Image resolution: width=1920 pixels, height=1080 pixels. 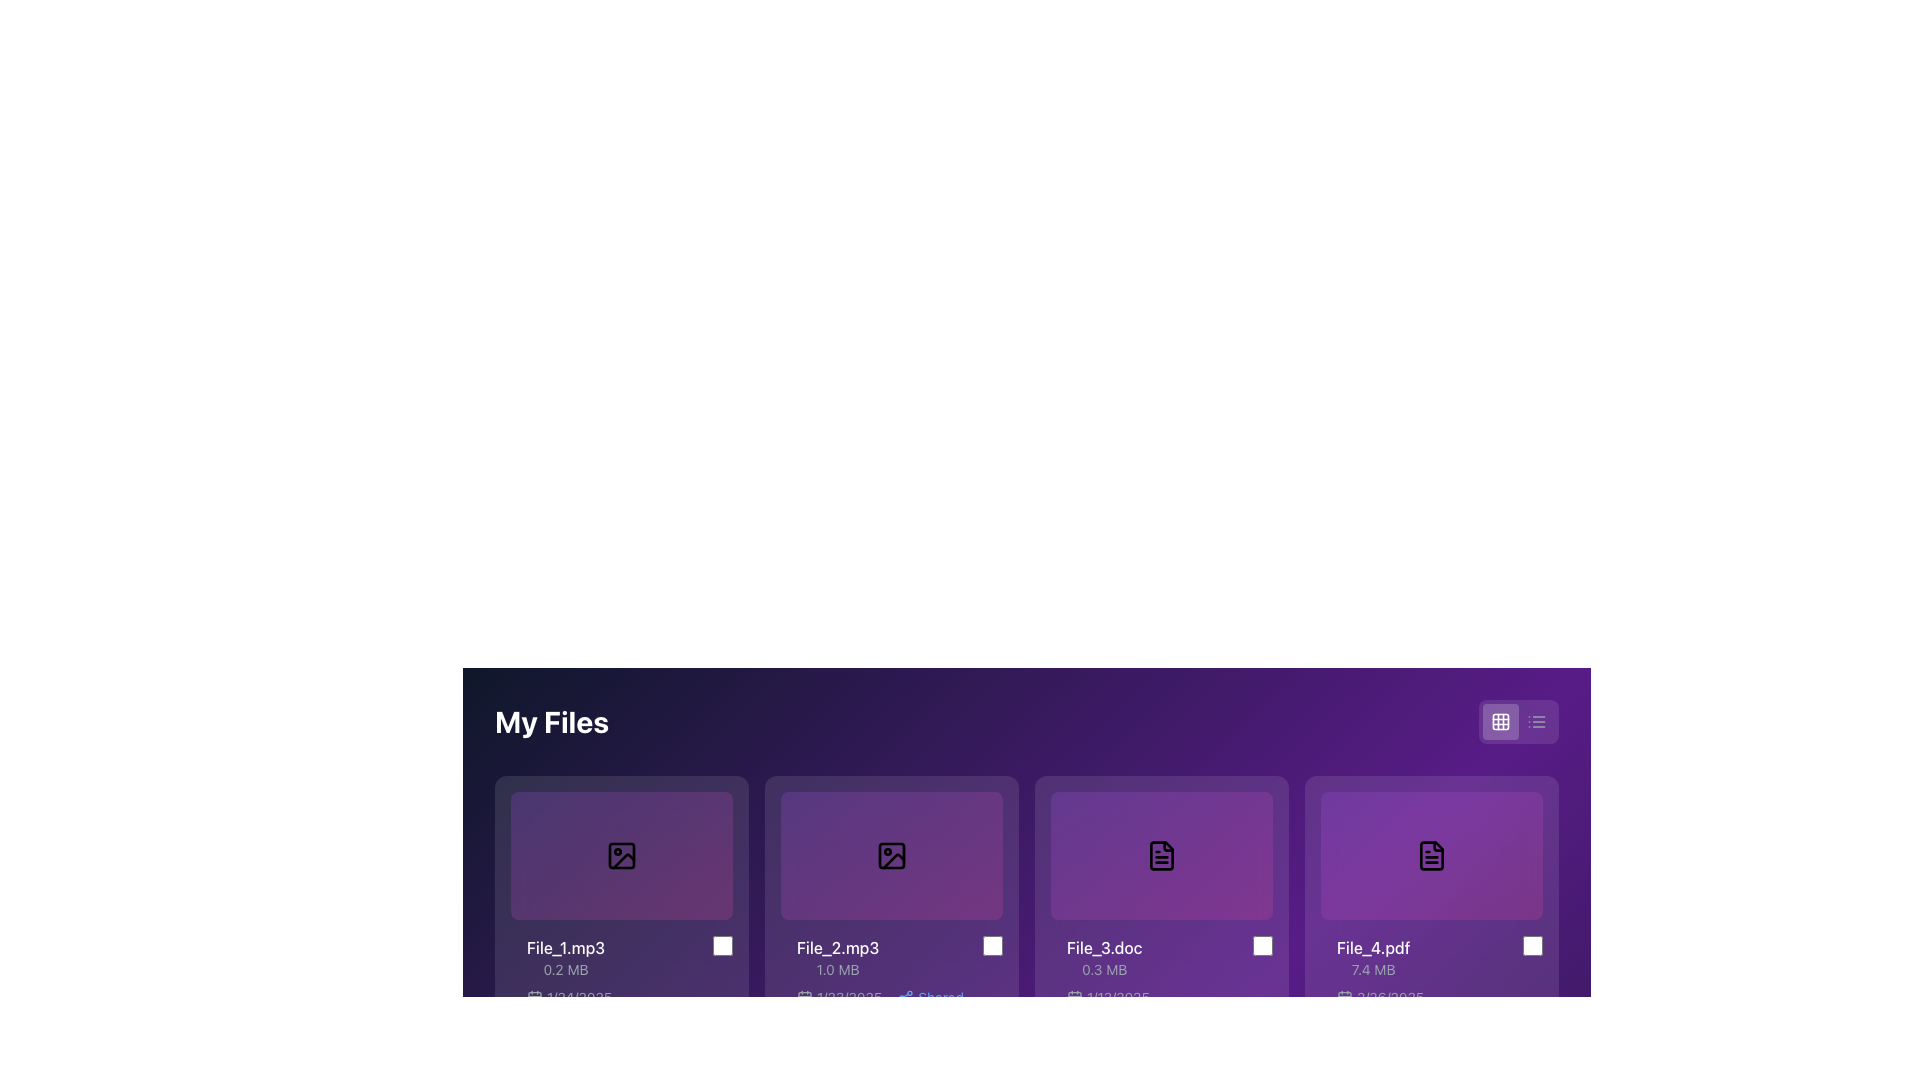 What do you see at coordinates (805, 998) in the screenshot?
I see `the date indicator icon located as the first element in the horizontal group of the file display card, which provides context for the associated date '1/23/2025'` at bounding box center [805, 998].